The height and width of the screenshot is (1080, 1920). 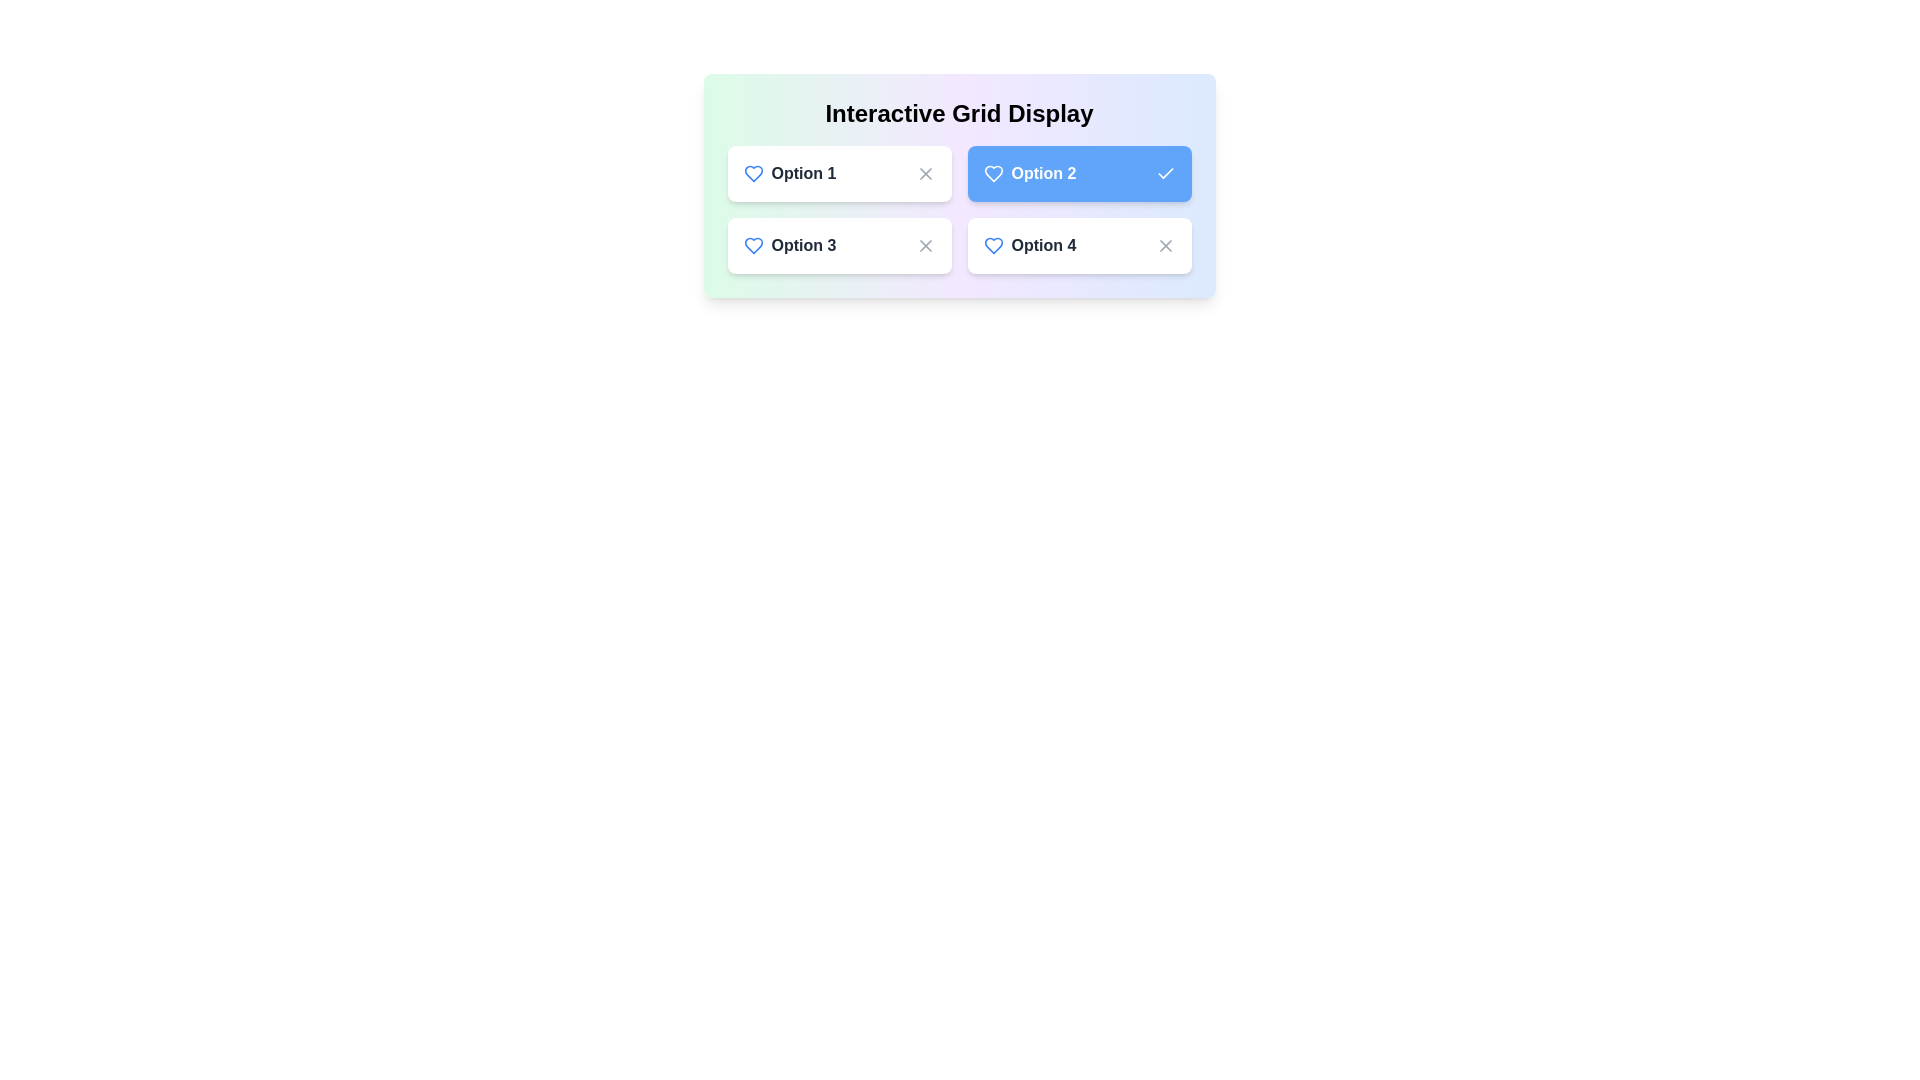 What do you see at coordinates (839, 245) in the screenshot?
I see `the option labeled Option 3` at bounding box center [839, 245].